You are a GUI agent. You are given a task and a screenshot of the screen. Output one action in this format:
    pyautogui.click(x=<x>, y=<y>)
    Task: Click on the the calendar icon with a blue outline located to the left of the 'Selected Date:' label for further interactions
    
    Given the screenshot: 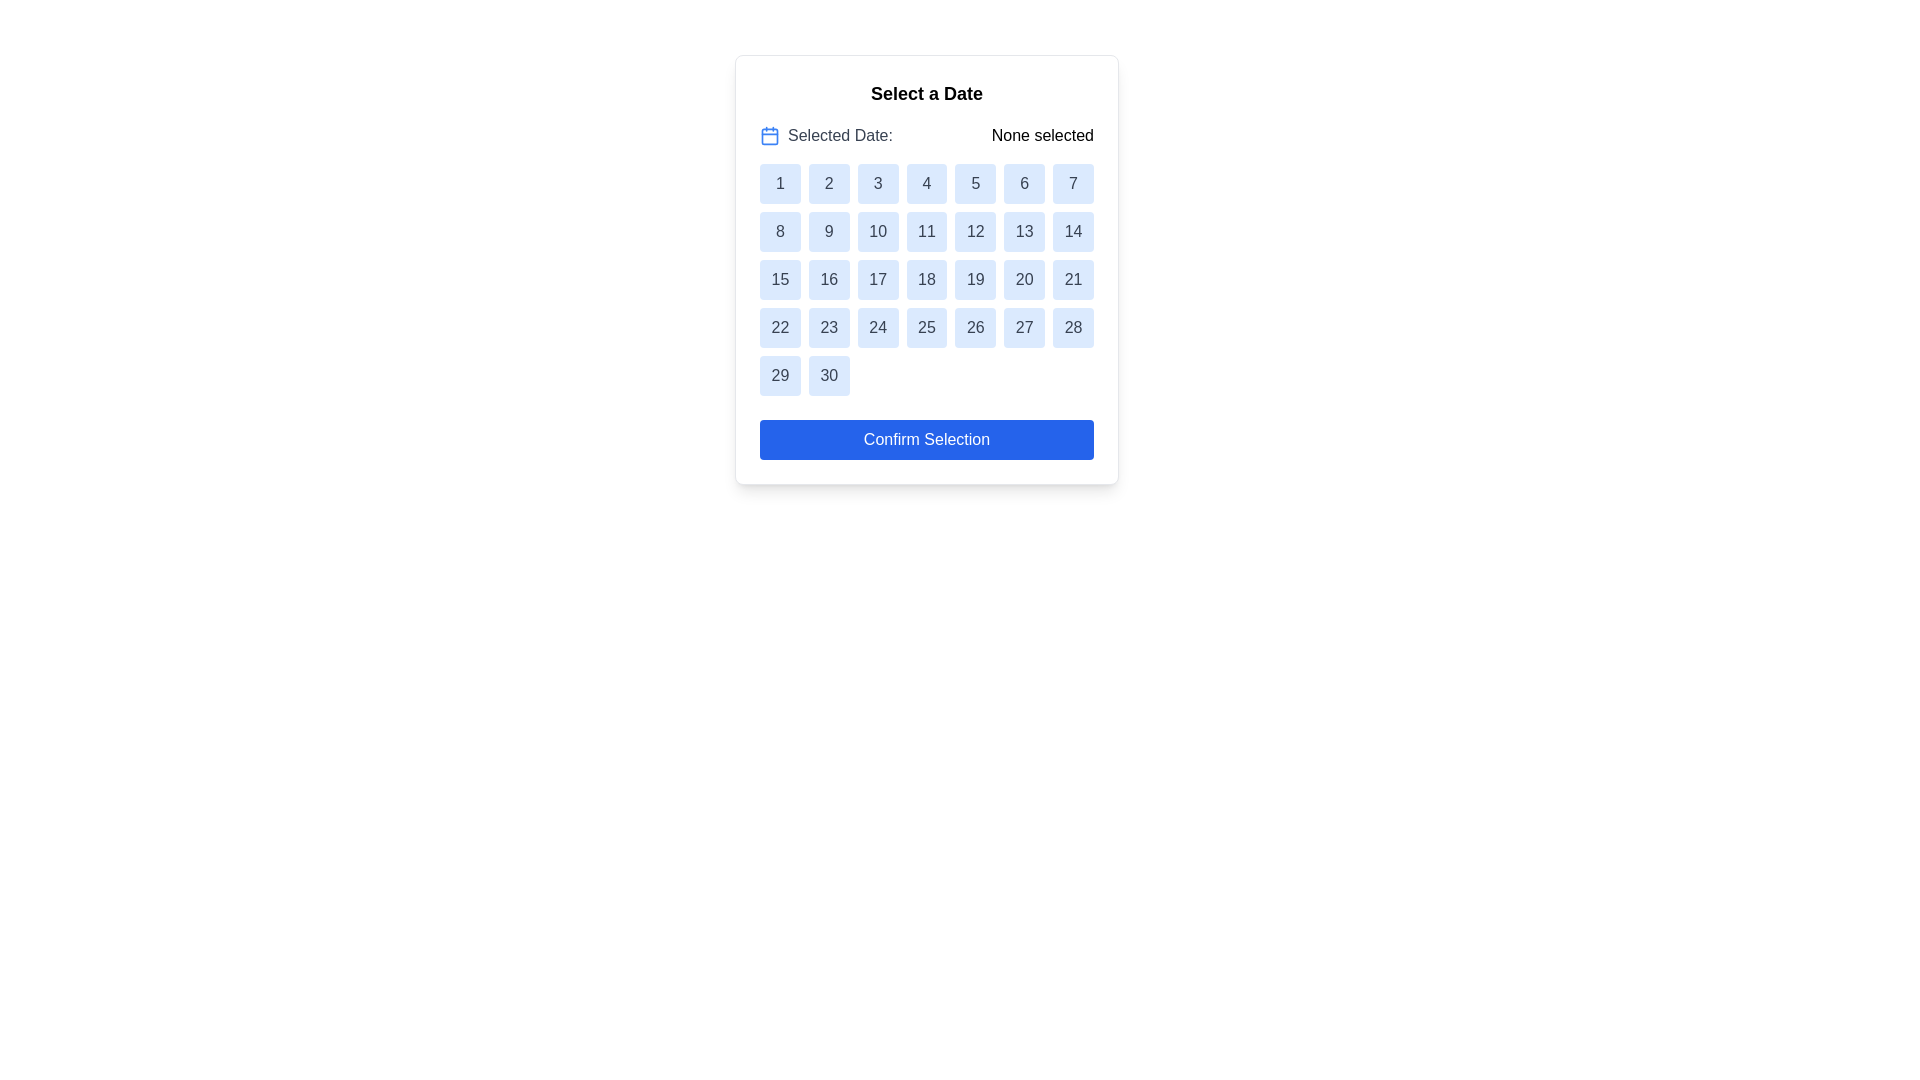 What is the action you would take?
    pyautogui.click(x=768, y=135)
    